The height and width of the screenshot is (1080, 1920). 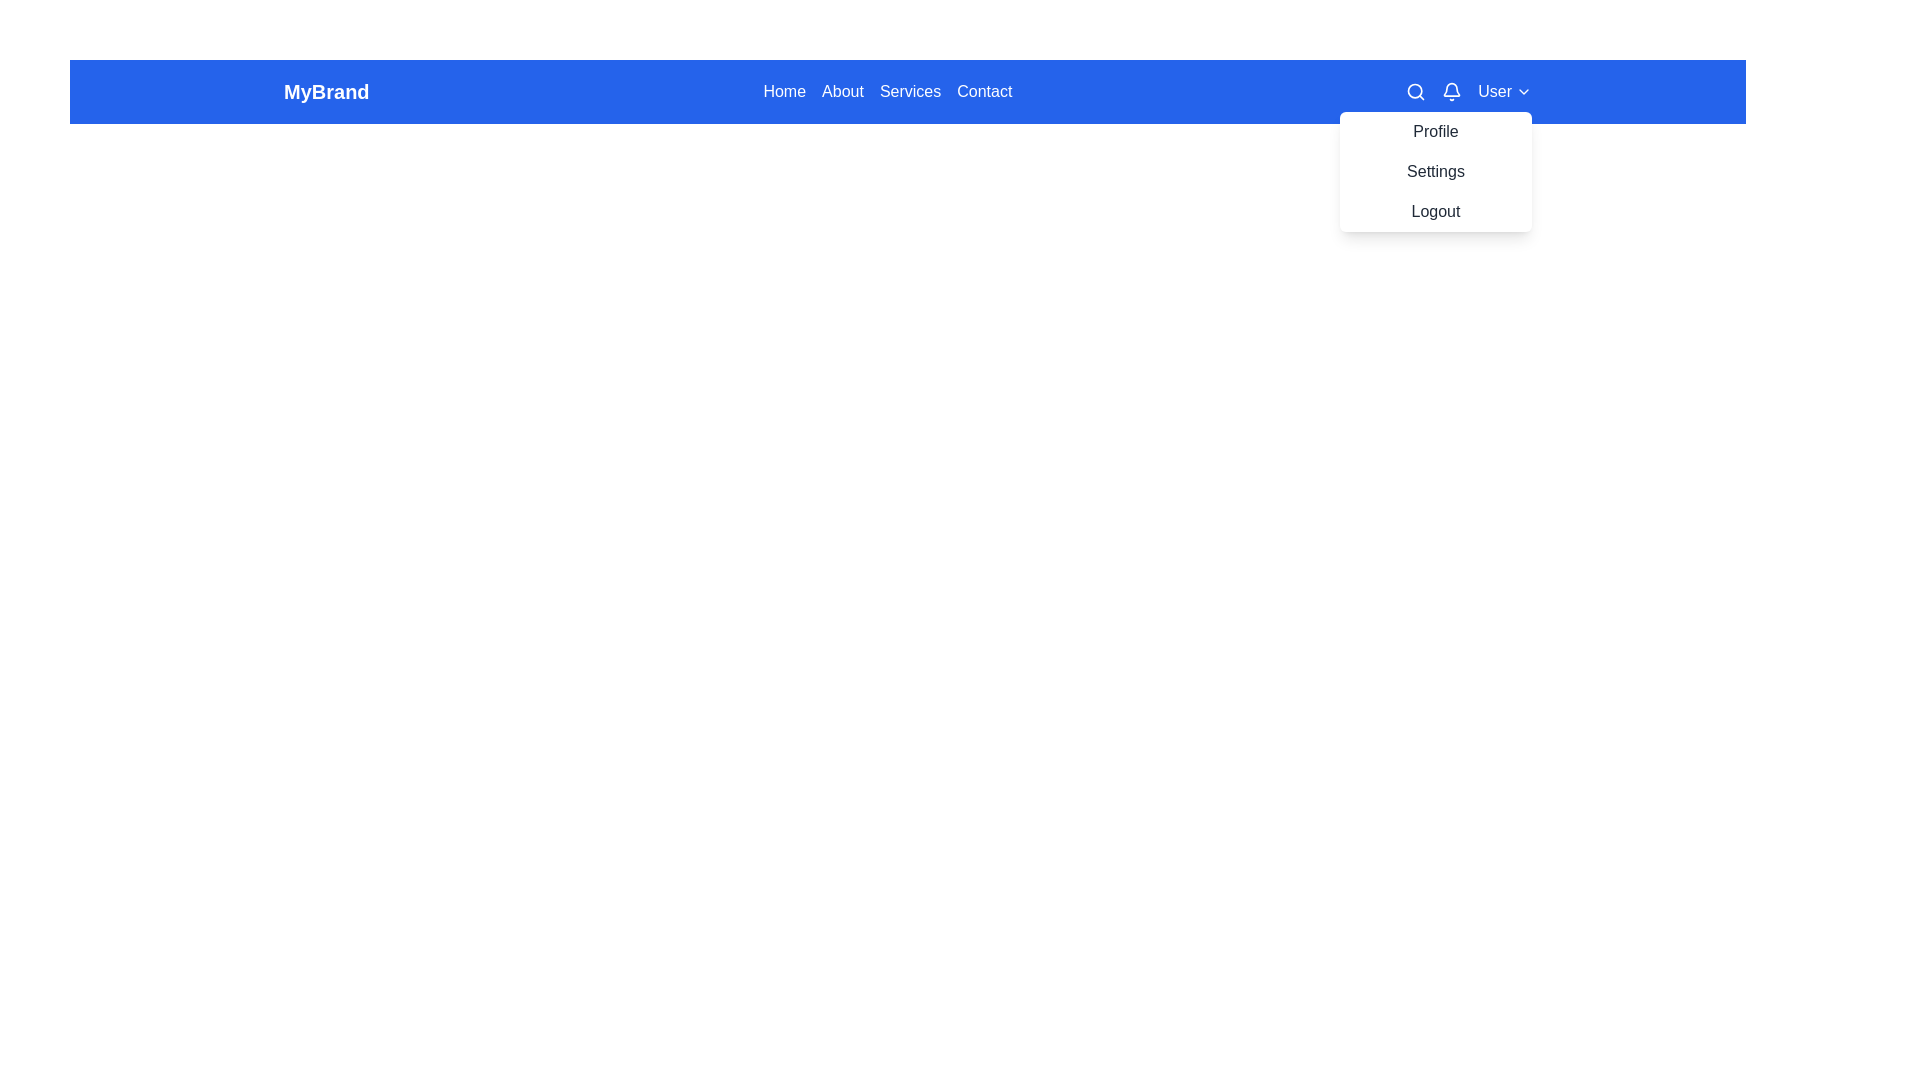 What do you see at coordinates (326, 92) in the screenshot?
I see `the brand identifier or logo located on the far-left side of the navigation bar at the top of the page` at bounding box center [326, 92].